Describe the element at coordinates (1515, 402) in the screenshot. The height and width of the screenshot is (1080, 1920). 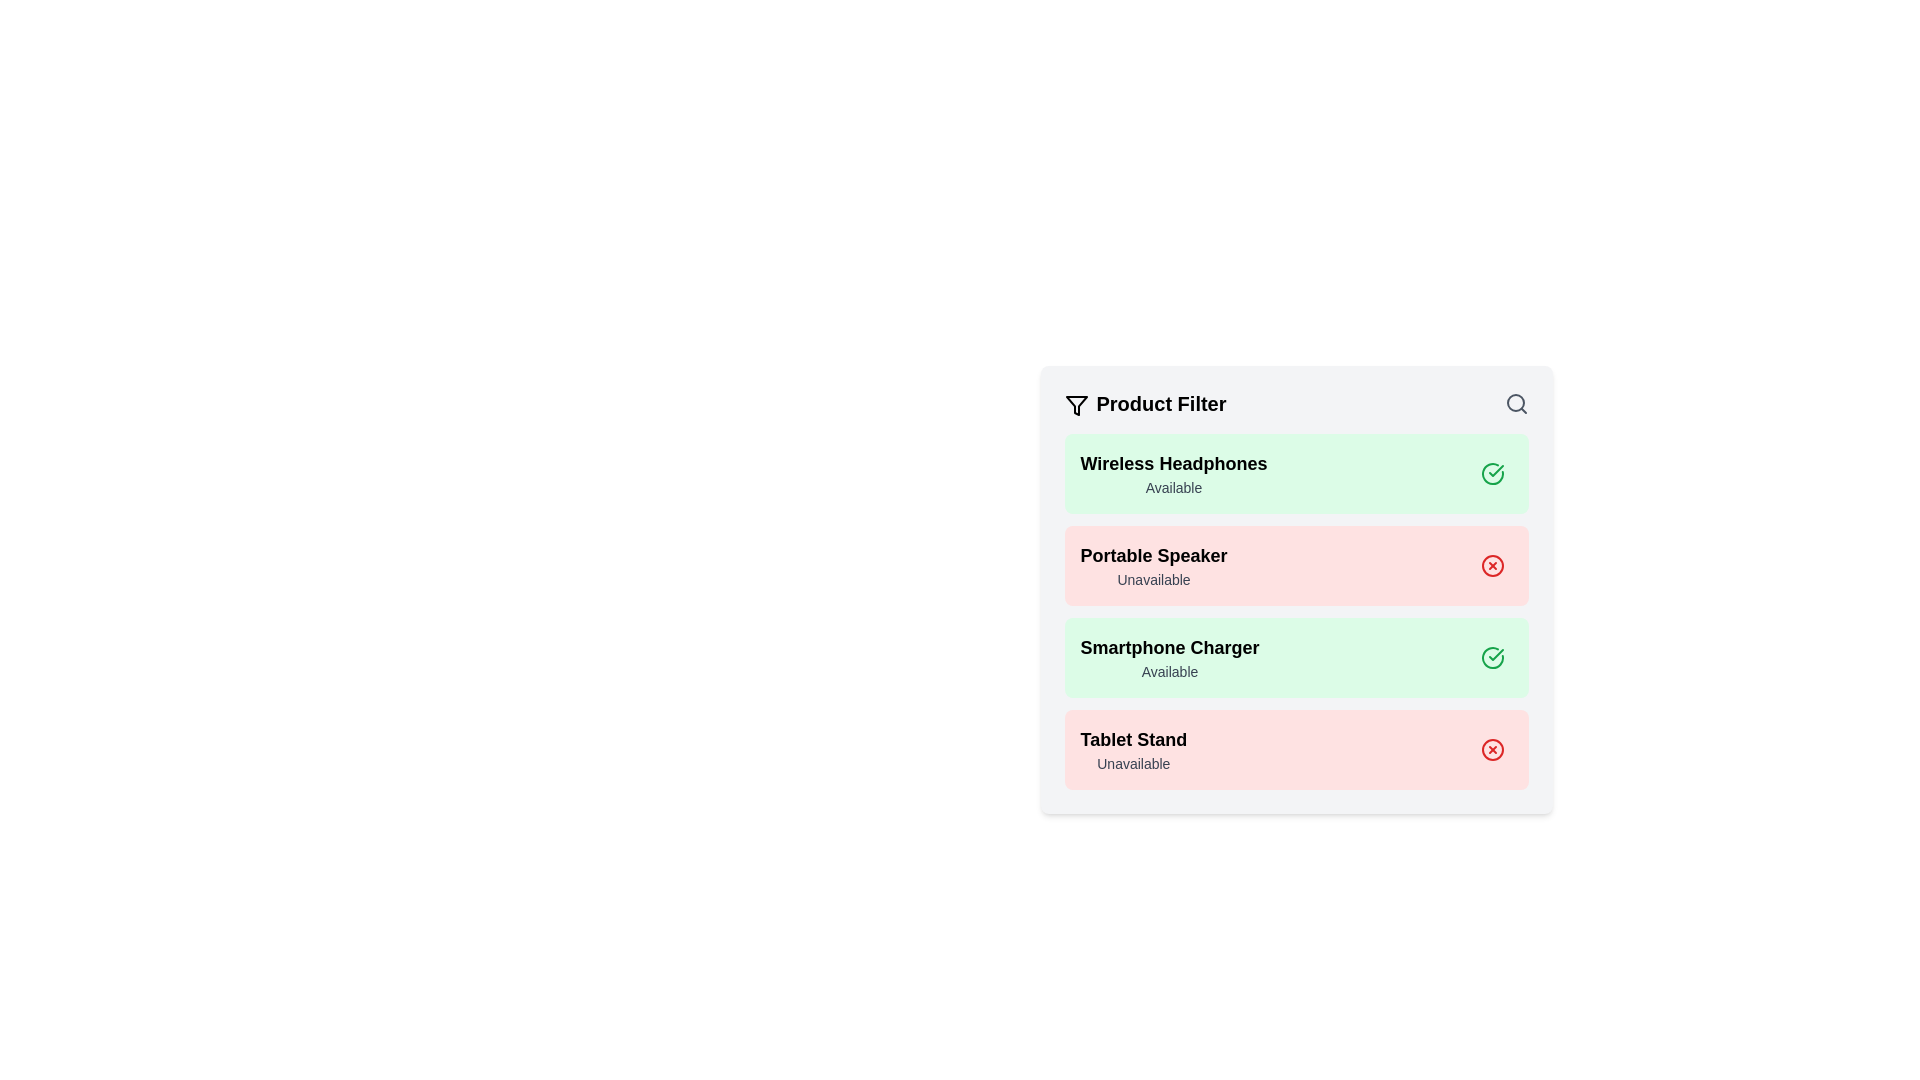
I see `the central circle of the search icon, which is located at the top-right of the application interface next to the 'Product Filter' section` at that location.